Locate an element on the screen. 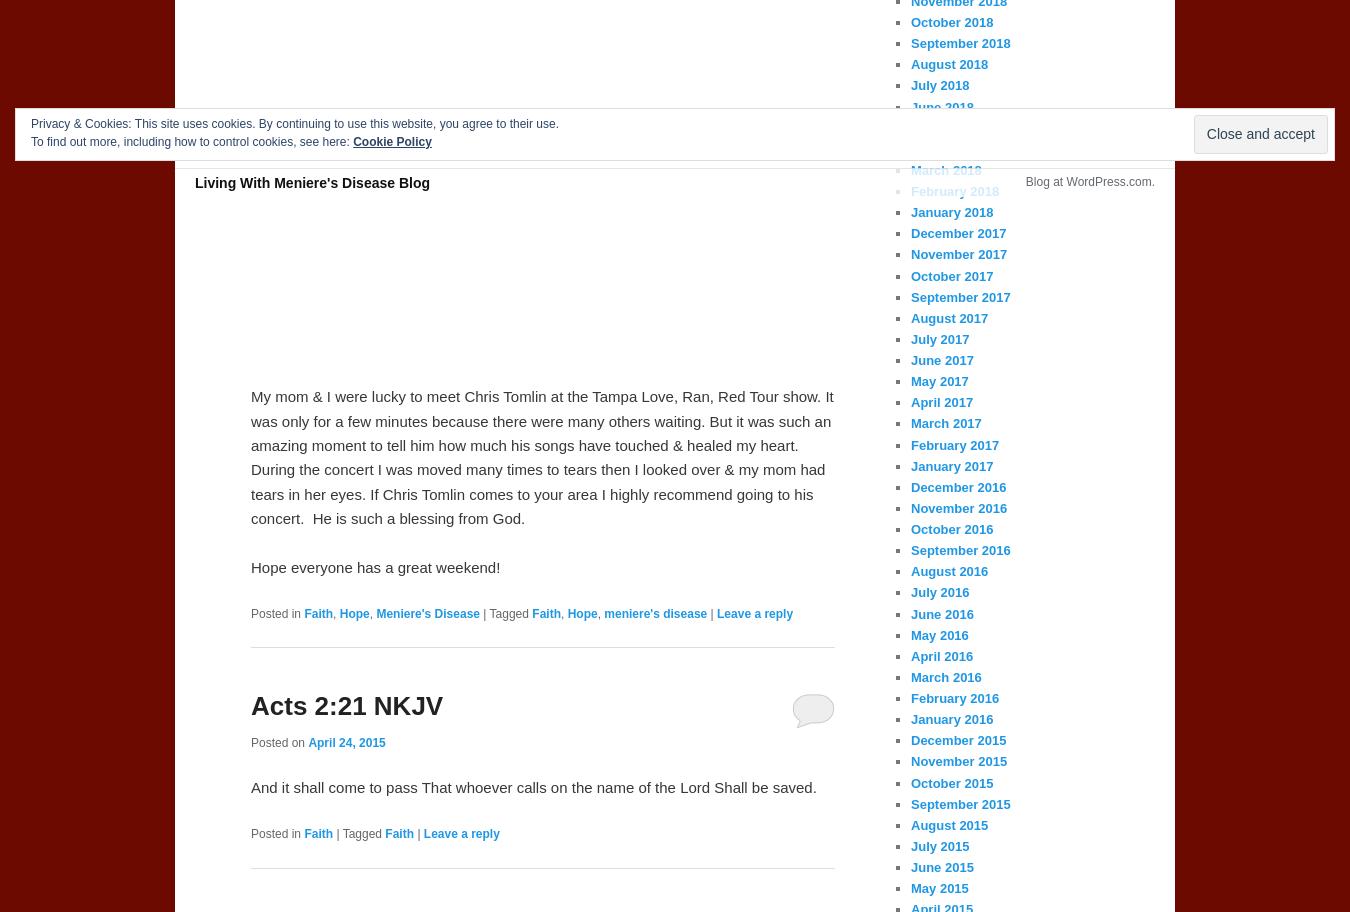 The height and width of the screenshot is (912, 1350). 'August 2016' is located at coordinates (909, 570).